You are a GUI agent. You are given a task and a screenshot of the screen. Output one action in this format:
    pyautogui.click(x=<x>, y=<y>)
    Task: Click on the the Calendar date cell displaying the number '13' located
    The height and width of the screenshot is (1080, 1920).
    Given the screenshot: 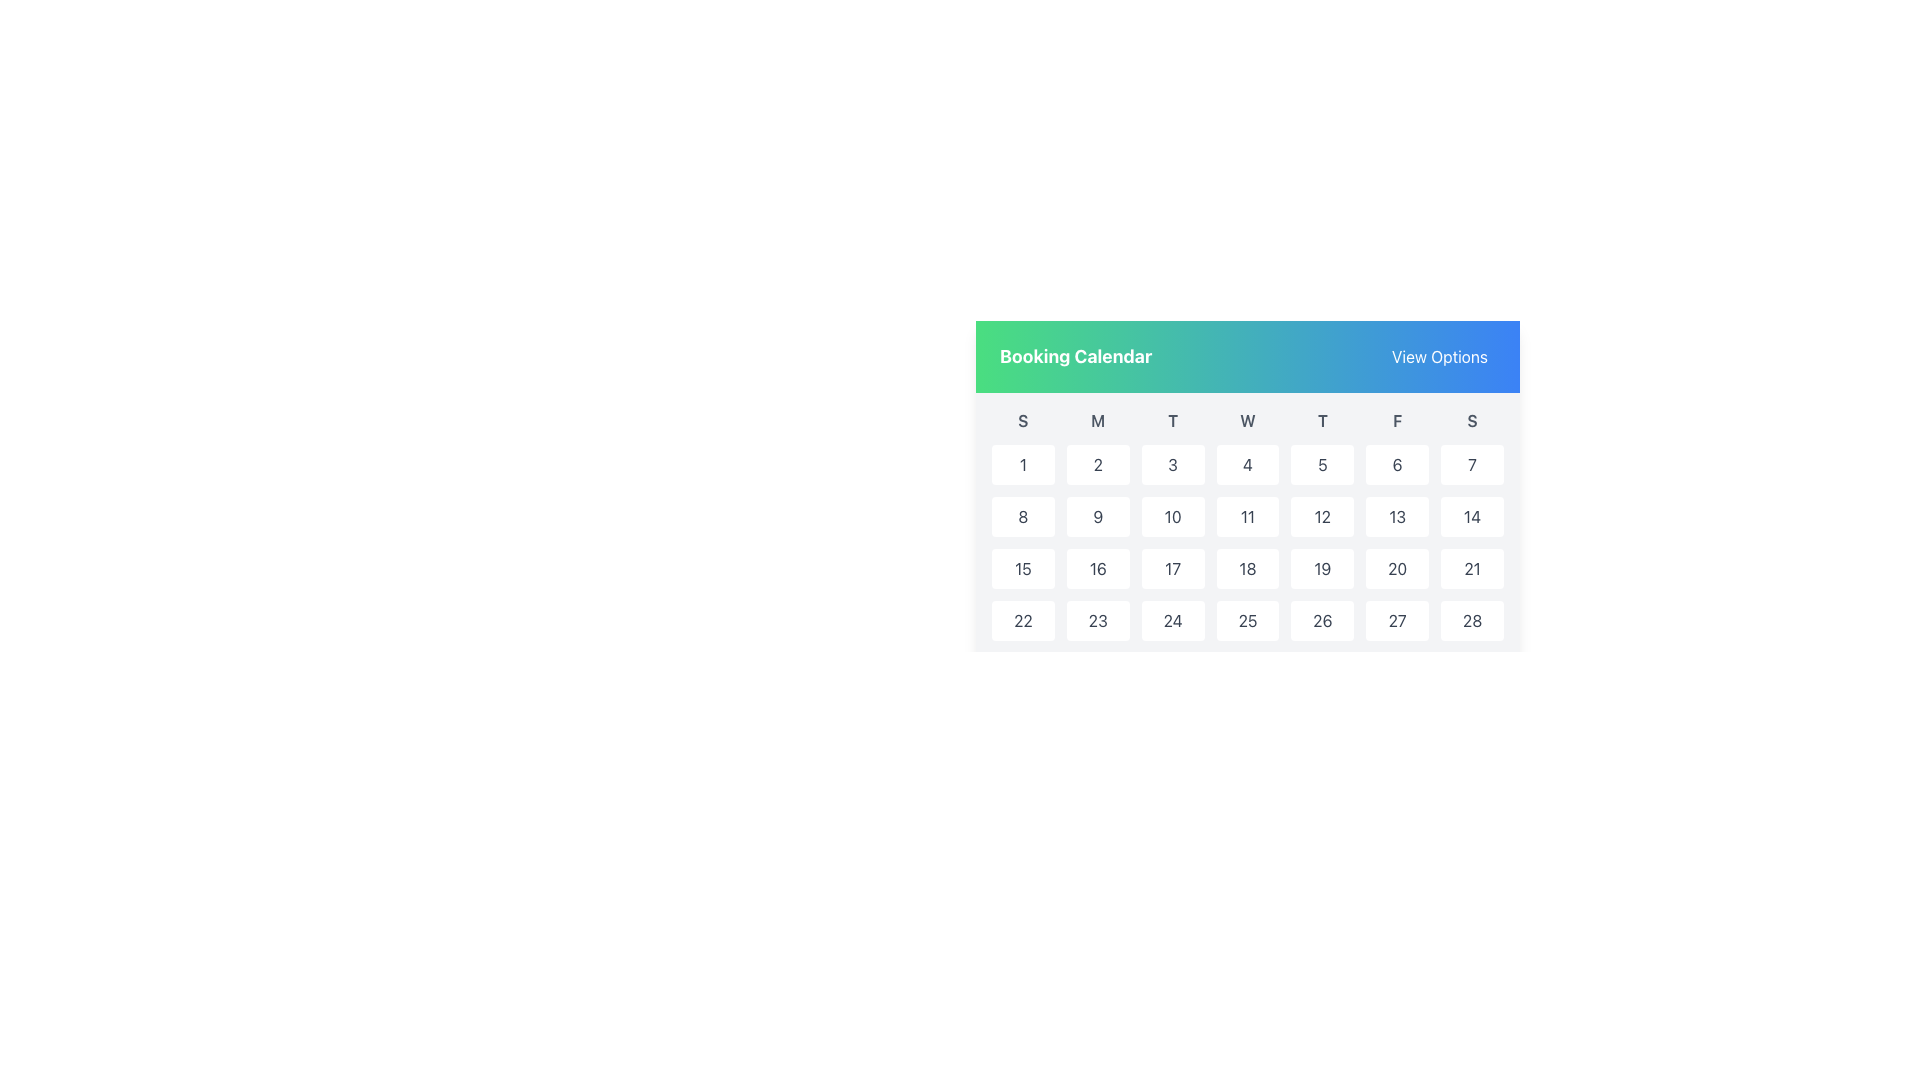 What is the action you would take?
    pyautogui.click(x=1396, y=515)
    